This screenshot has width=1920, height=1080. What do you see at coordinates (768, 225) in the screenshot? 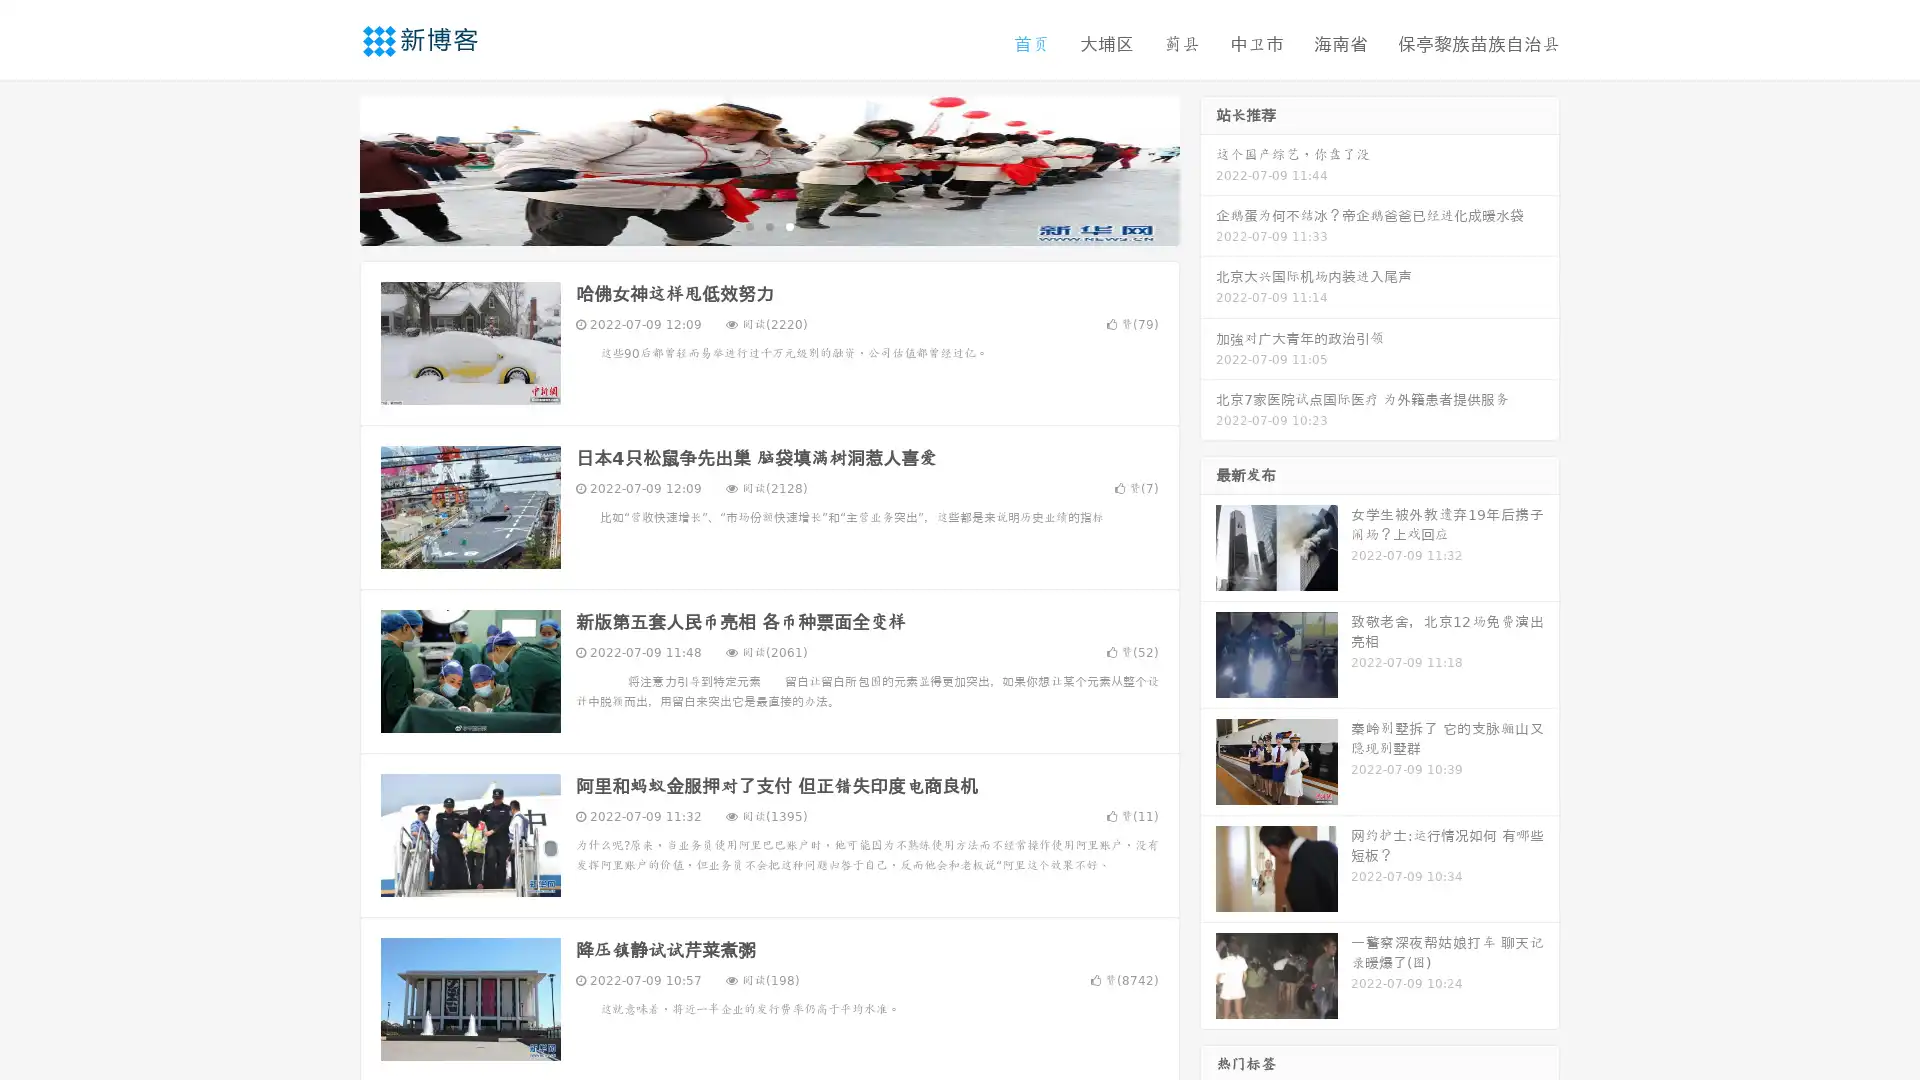
I see `Go to slide 2` at bounding box center [768, 225].